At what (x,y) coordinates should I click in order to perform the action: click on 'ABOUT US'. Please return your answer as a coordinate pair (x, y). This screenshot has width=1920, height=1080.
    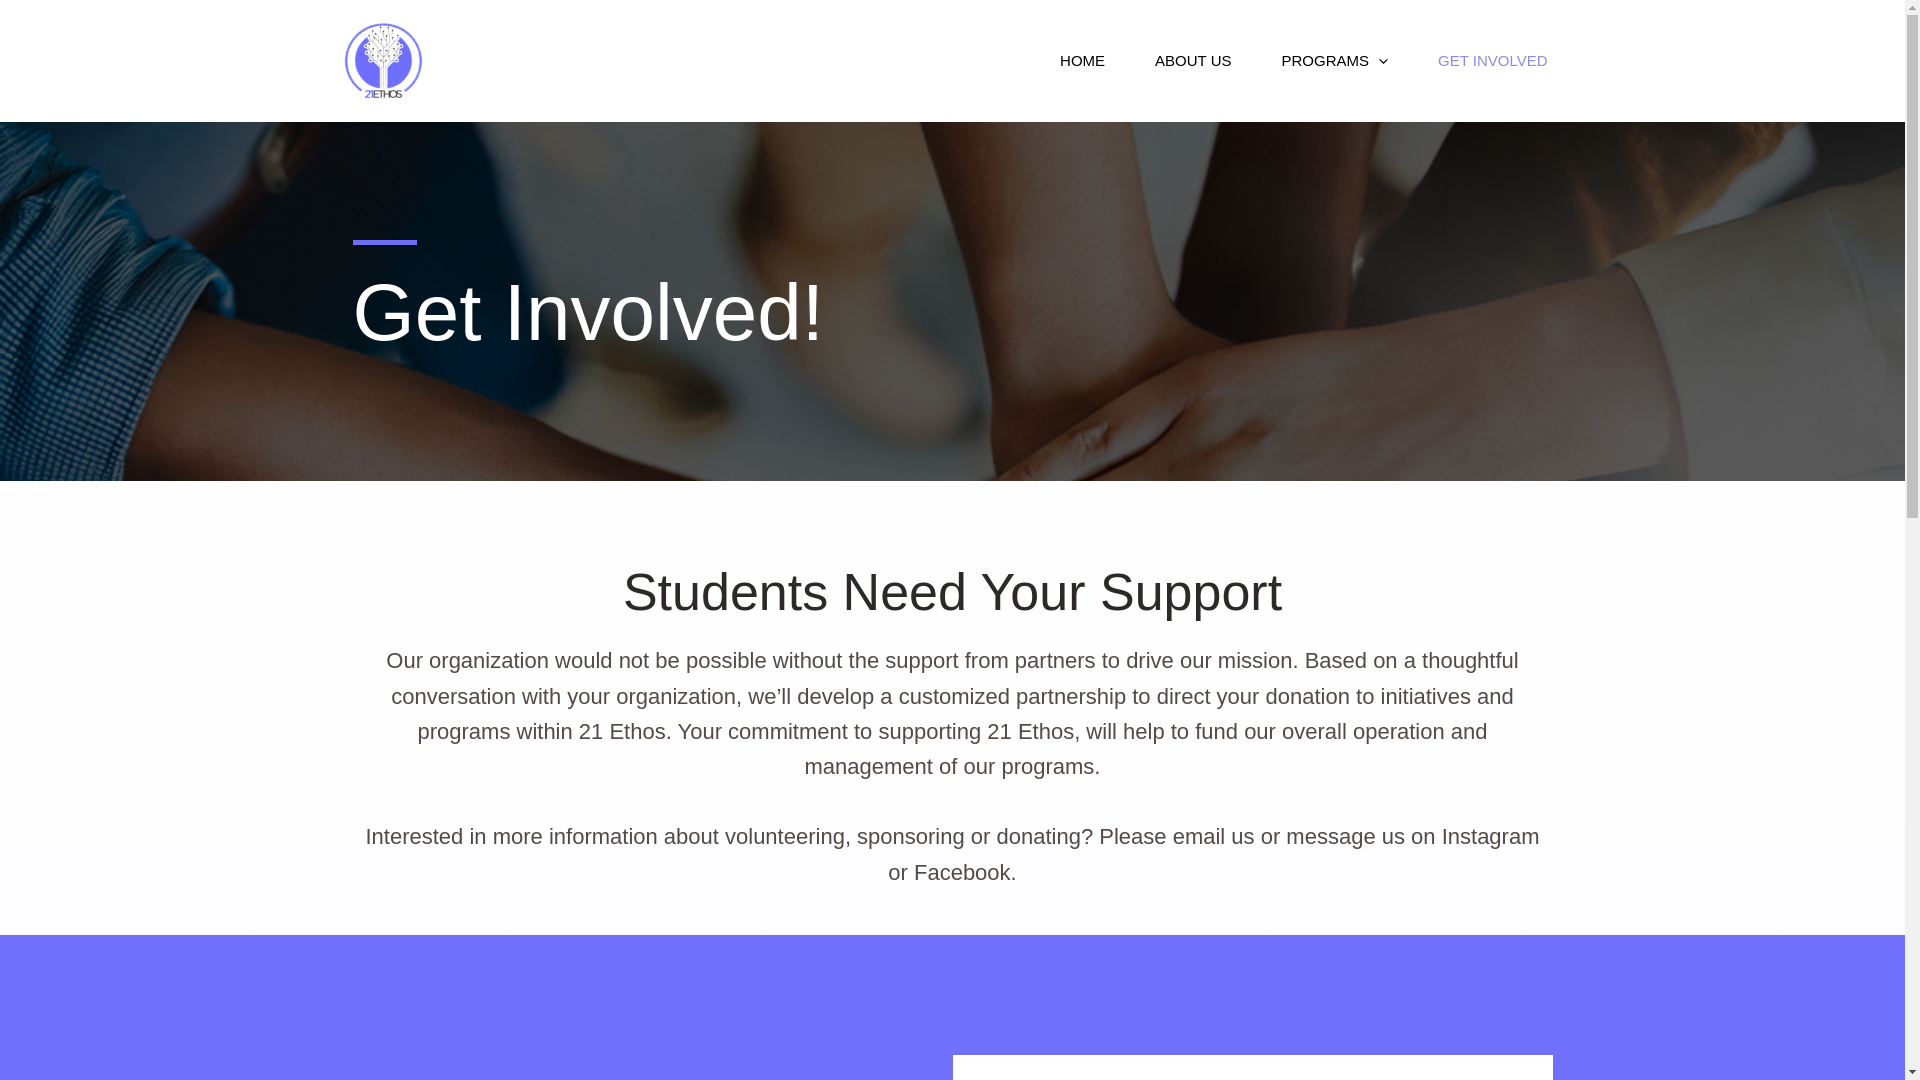
    Looking at the image, I should click on (1193, 60).